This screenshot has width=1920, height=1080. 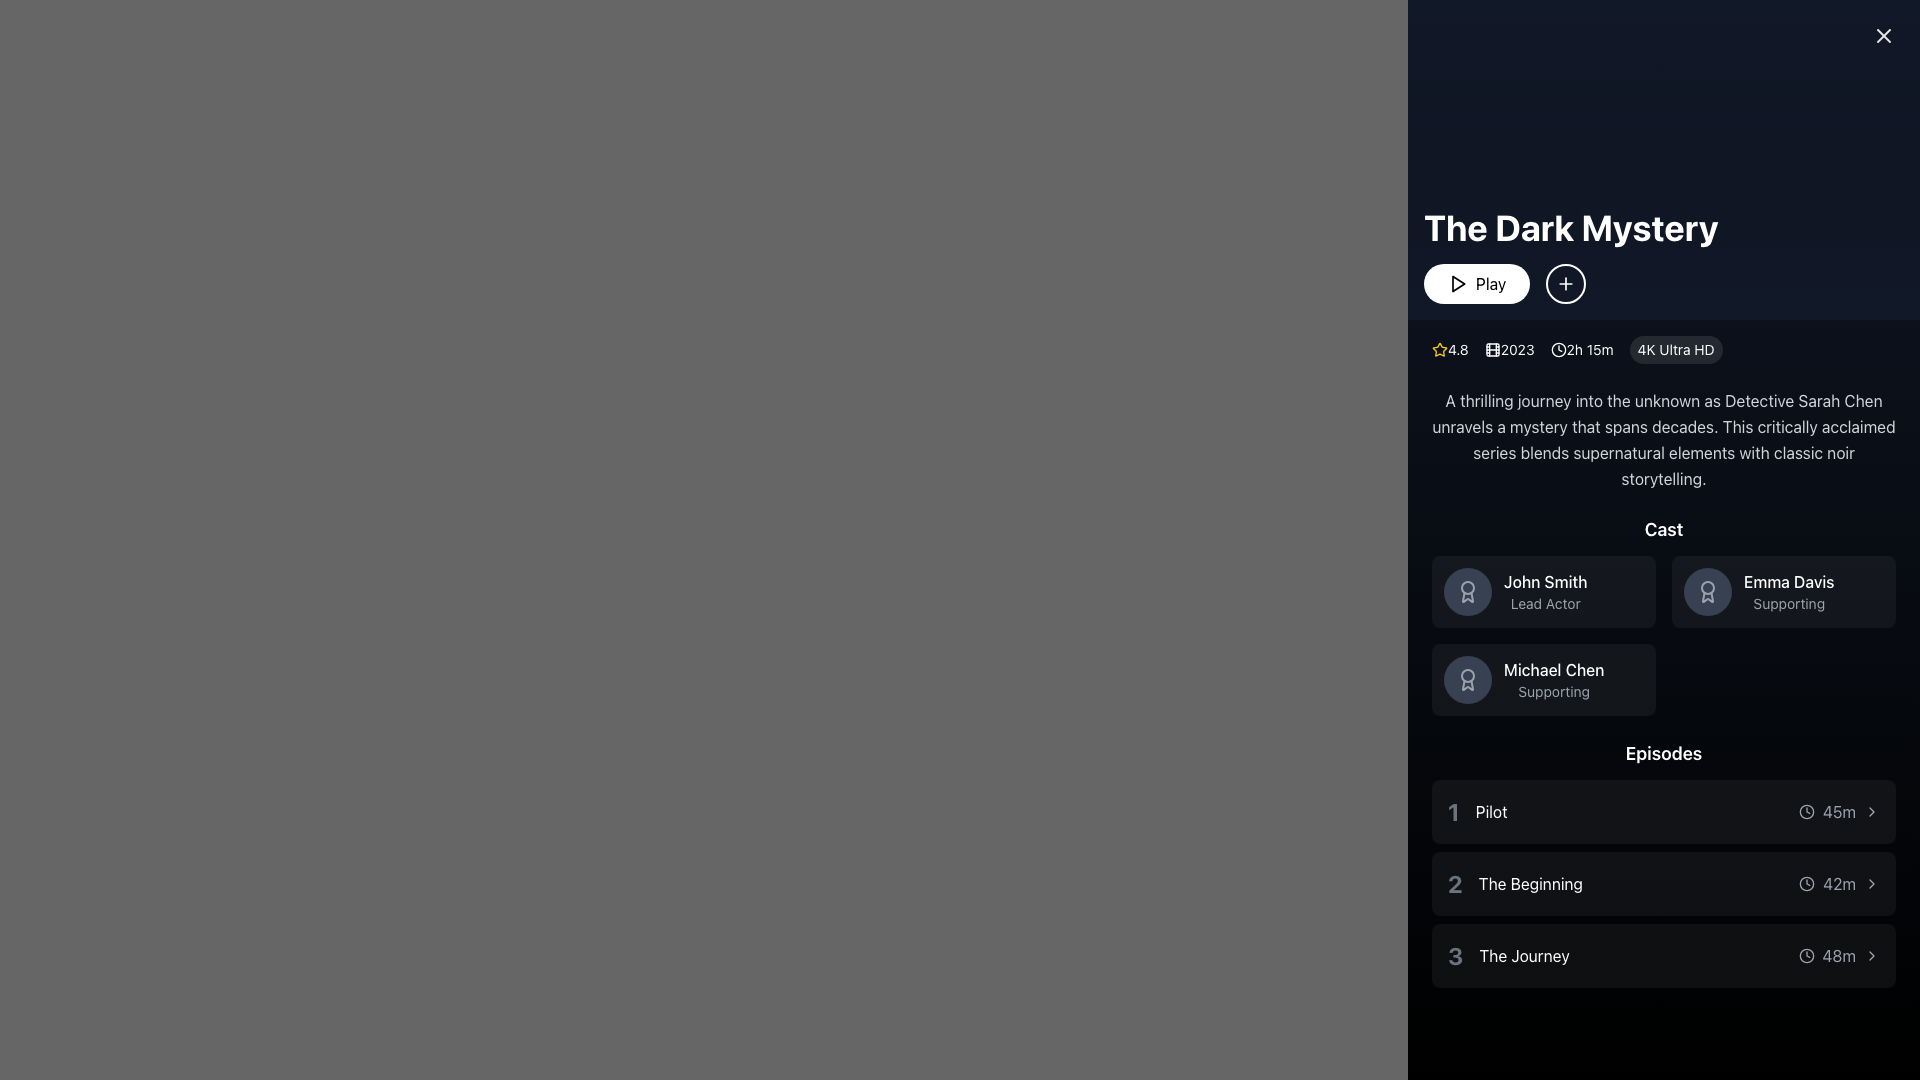 What do you see at coordinates (1468, 684) in the screenshot?
I see `the decorative subcomponent of the Award icon associated with the actor Michael Chen in the Cast section` at bounding box center [1468, 684].